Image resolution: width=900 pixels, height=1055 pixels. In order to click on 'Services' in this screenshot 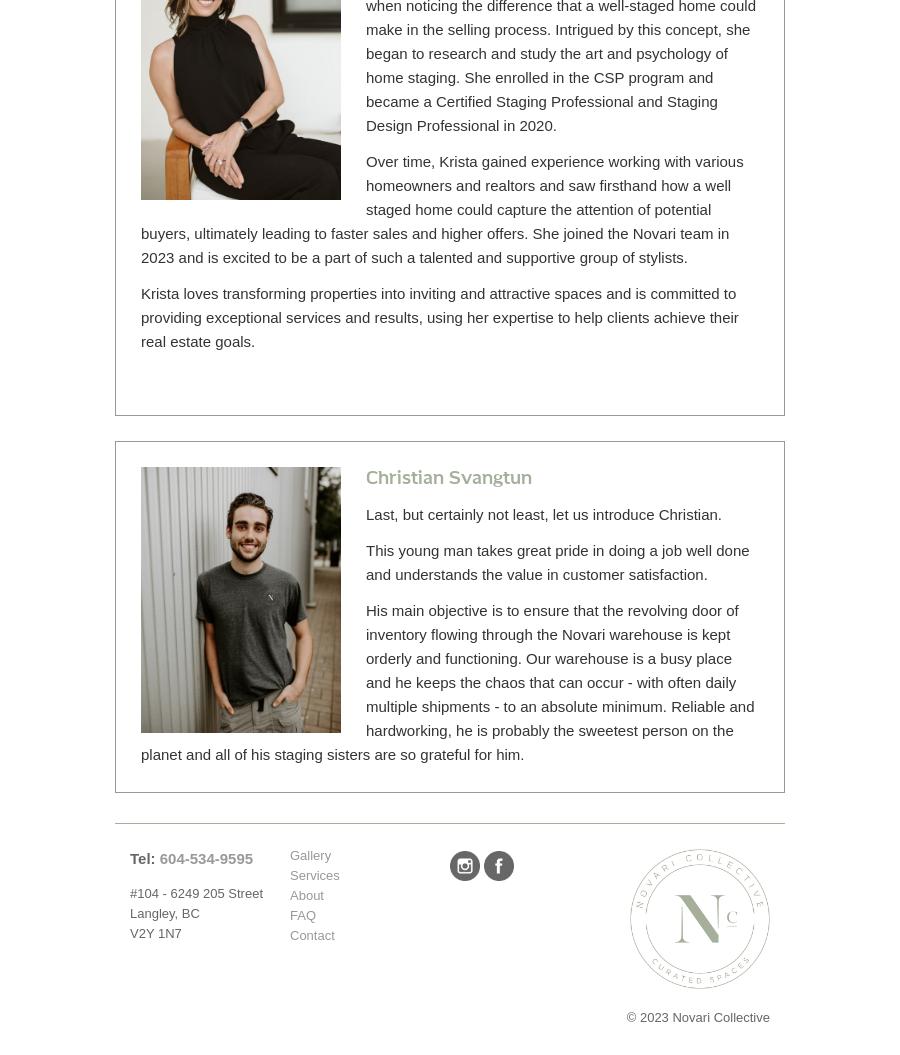, I will do `click(288, 875)`.